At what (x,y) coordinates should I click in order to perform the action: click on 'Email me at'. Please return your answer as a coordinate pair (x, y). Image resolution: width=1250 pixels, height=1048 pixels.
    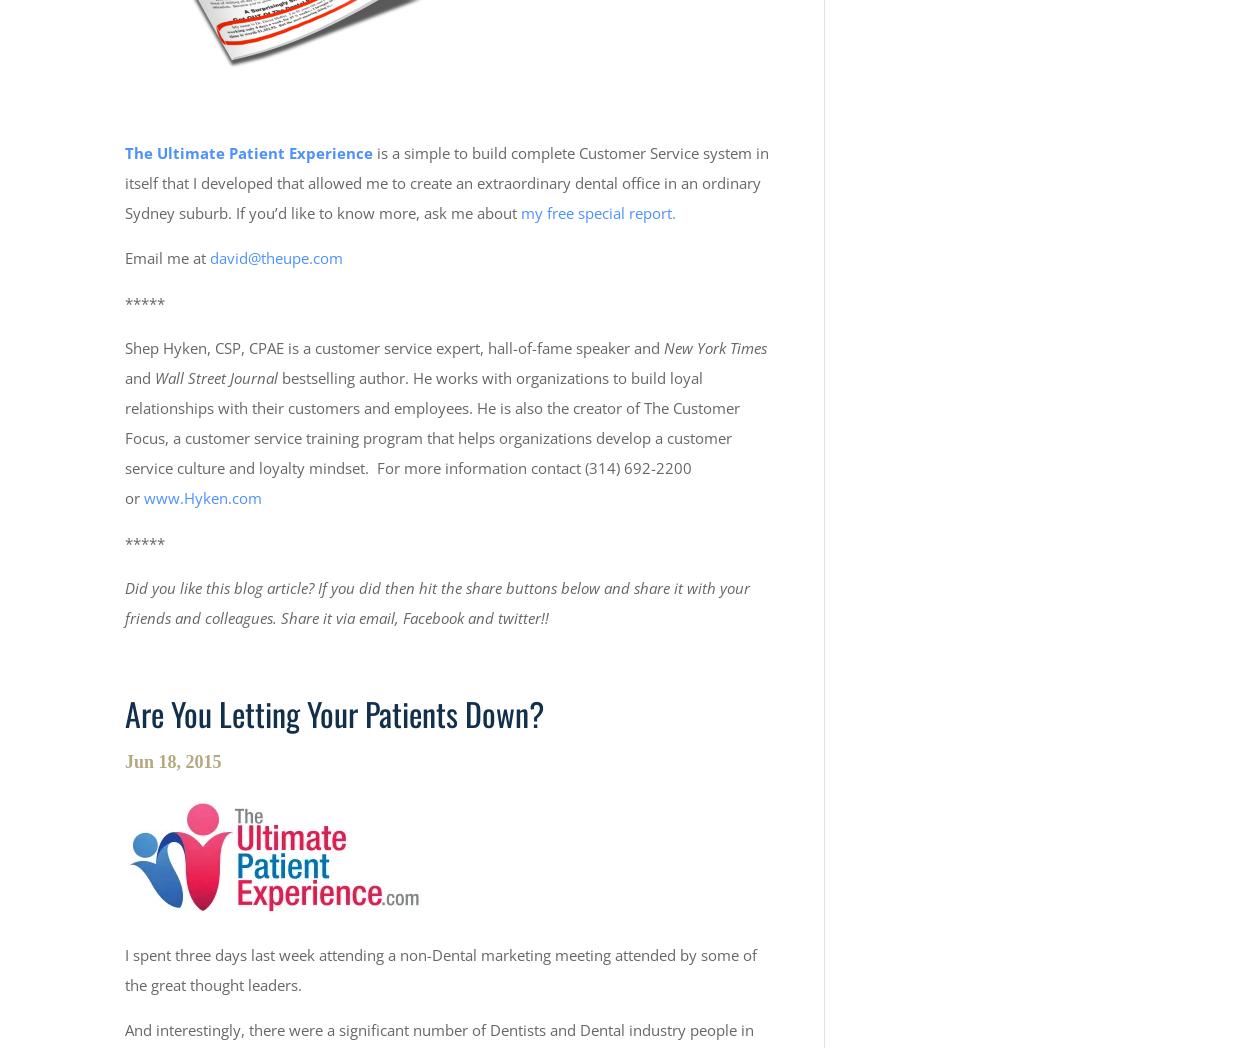
    Looking at the image, I should click on (167, 256).